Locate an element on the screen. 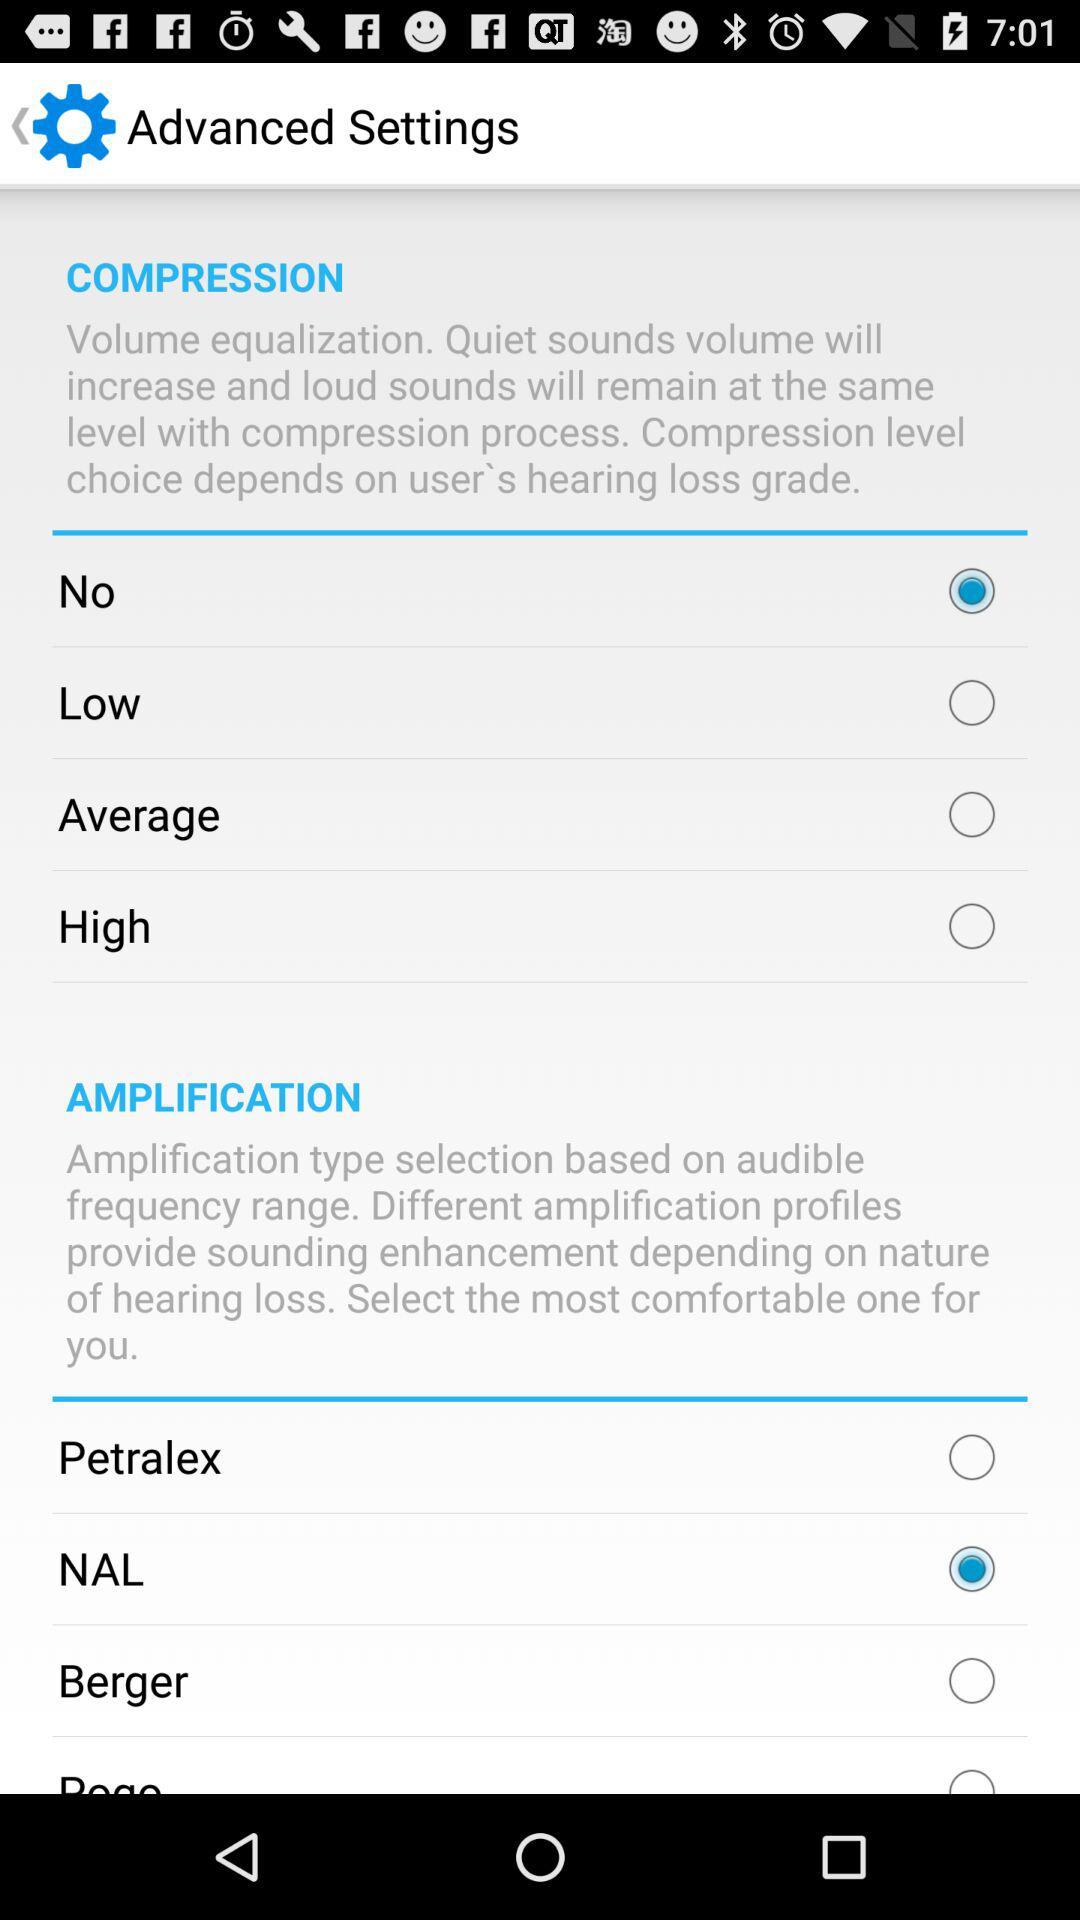 This screenshot has height=1920, width=1080. set amplification type to nal is located at coordinates (971, 1568).